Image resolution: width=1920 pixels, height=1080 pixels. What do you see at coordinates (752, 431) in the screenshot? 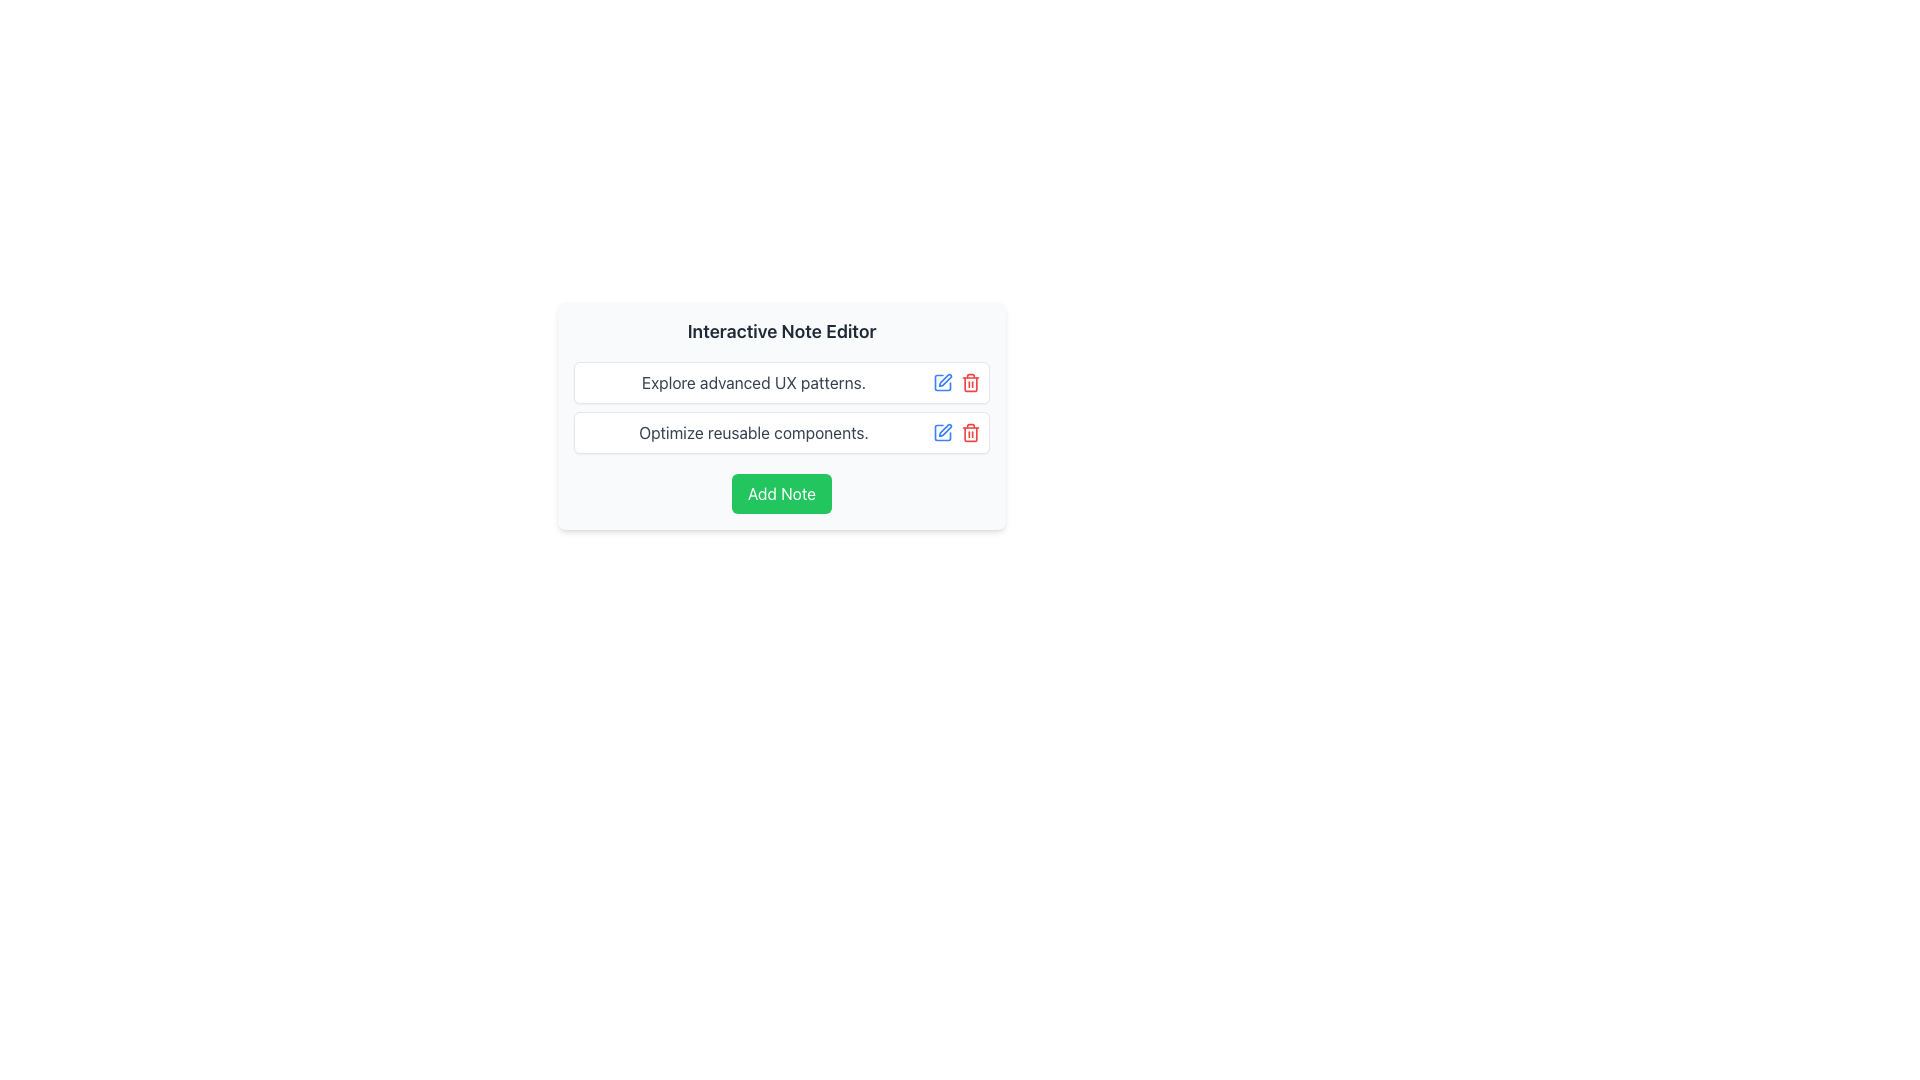
I see `text from the Text Label displaying 'Optimize reusable components.' which is part of the card-like interface in the Interactive Note Editor` at bounding box center [752, 431].